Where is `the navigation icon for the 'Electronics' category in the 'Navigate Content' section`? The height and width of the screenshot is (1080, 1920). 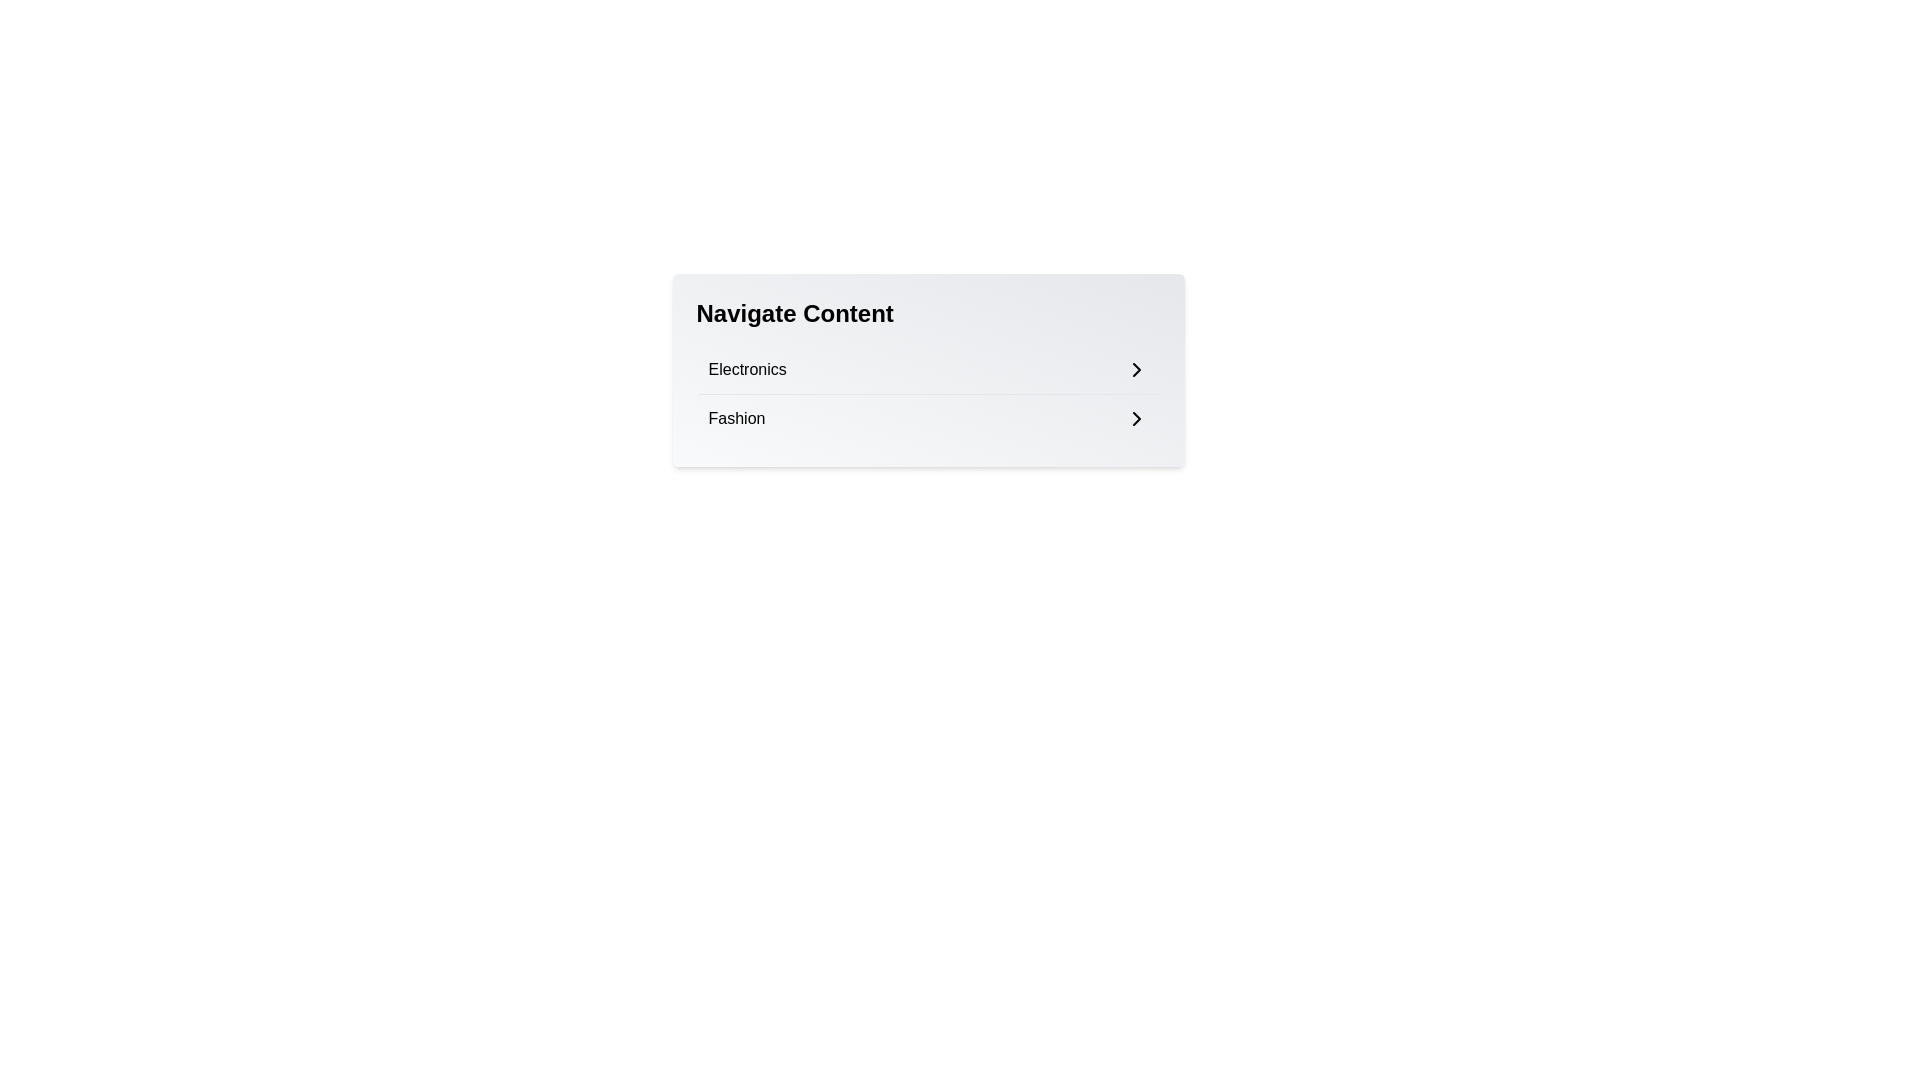
the navigation icon for the 'Electronics' category in the 'Navigate Content' section is located at coordinates (1136, 370).